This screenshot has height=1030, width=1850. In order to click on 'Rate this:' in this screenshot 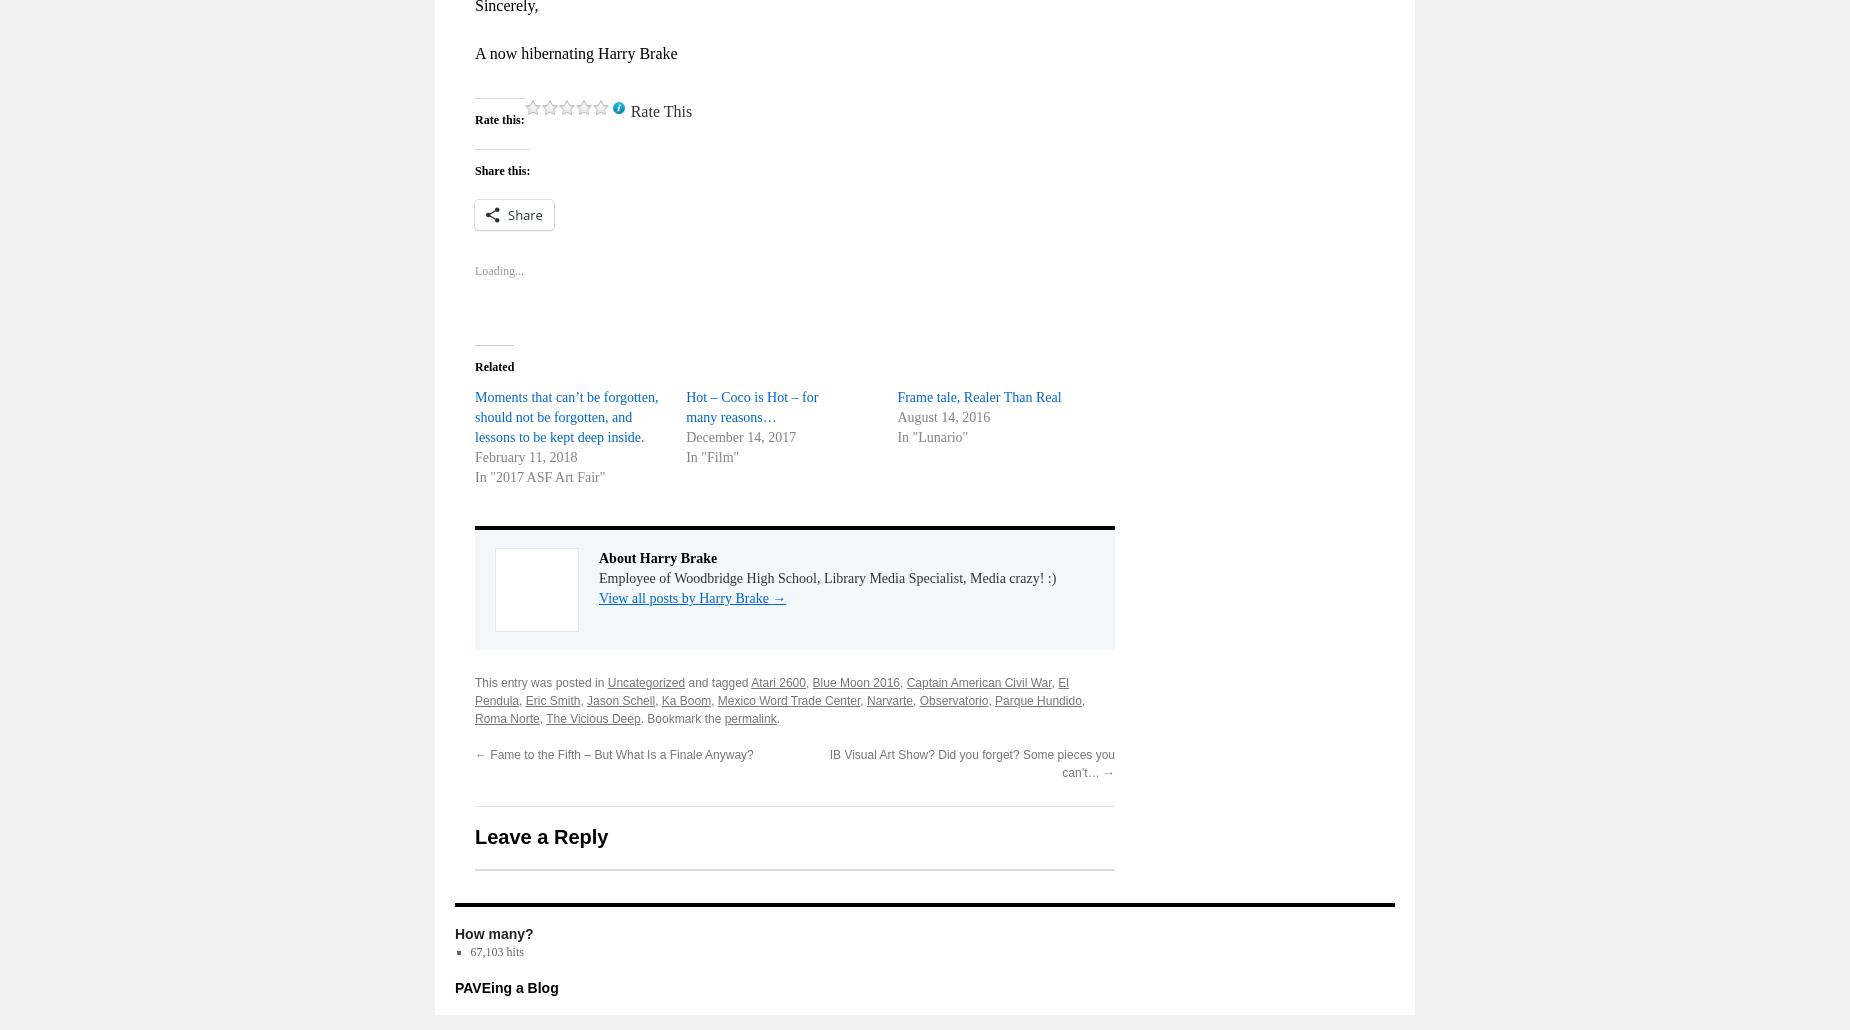, I will do `click(499, 117)`.